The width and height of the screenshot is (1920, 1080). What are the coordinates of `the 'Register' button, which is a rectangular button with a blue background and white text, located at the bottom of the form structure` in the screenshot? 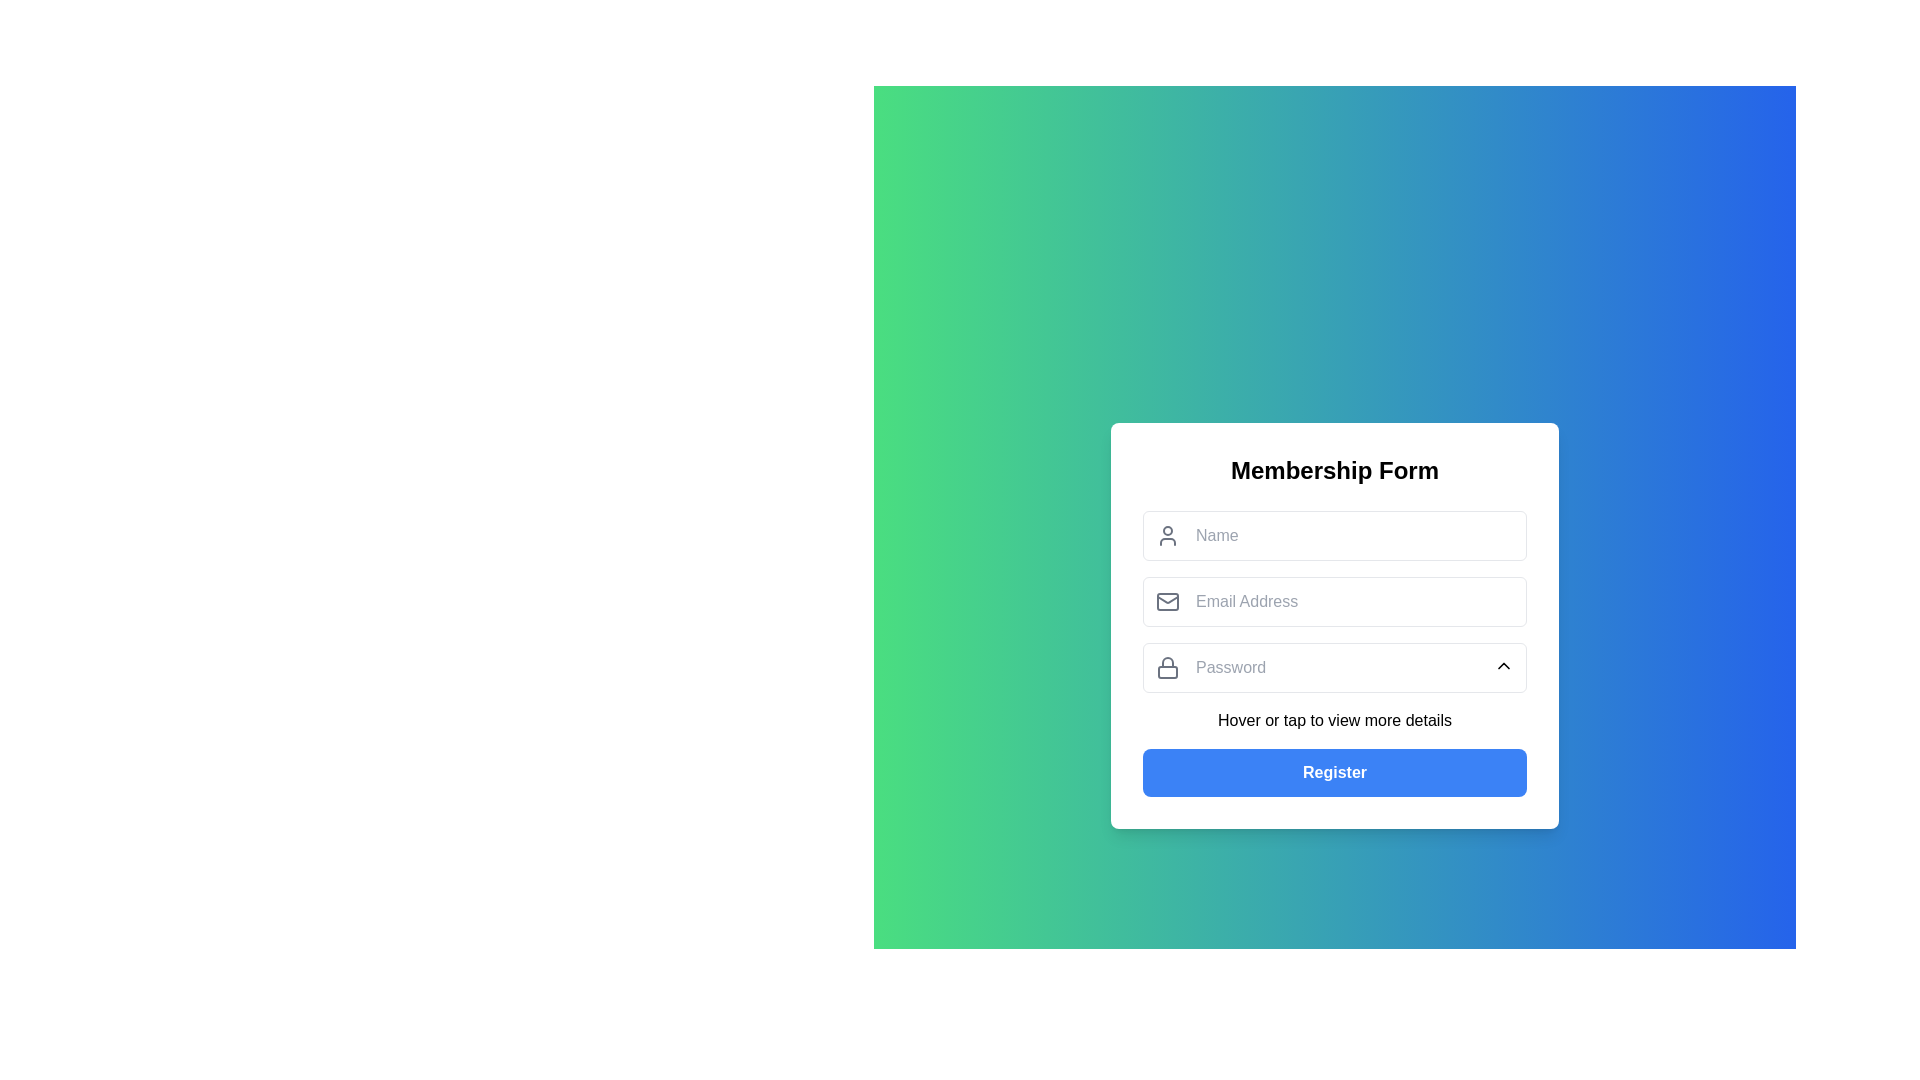 It's located at (1334, 771).